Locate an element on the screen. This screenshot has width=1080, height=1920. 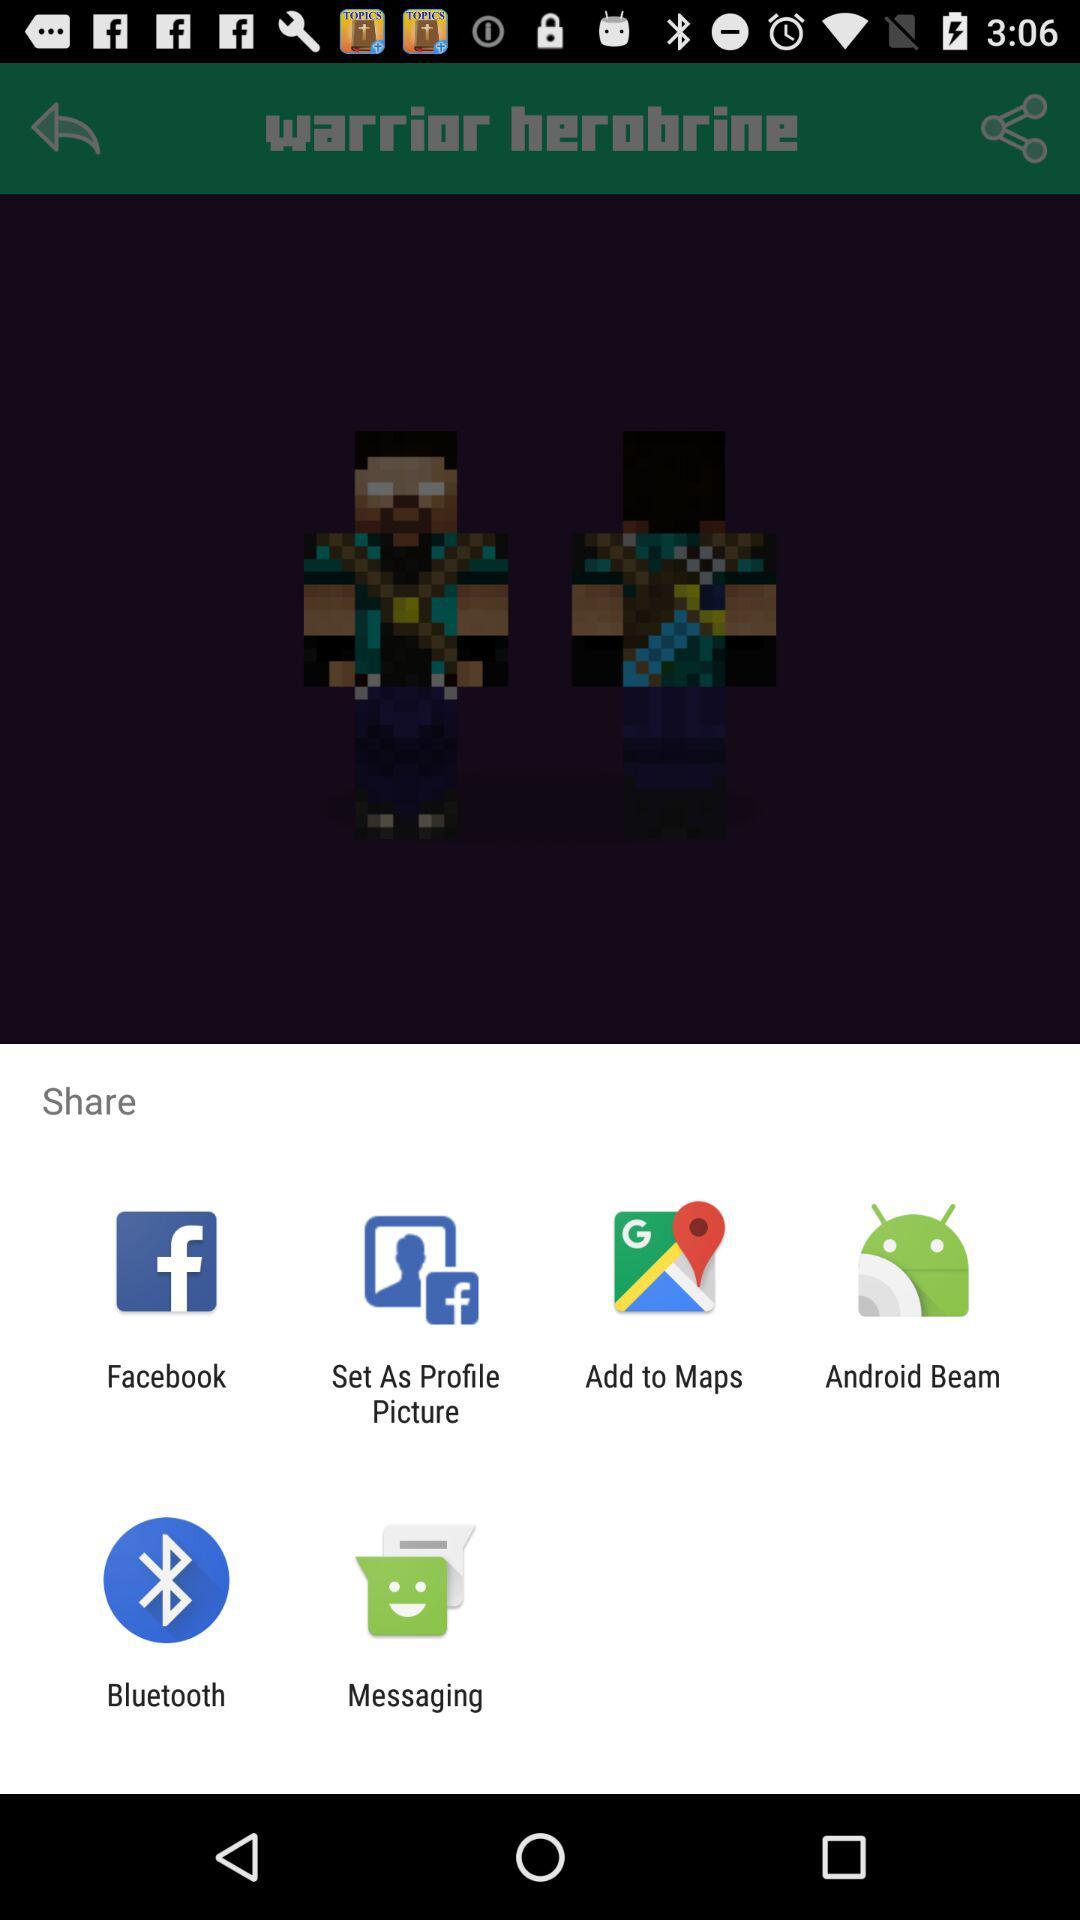
app next to the bluetooth app is located at coordinates (414, 1711).